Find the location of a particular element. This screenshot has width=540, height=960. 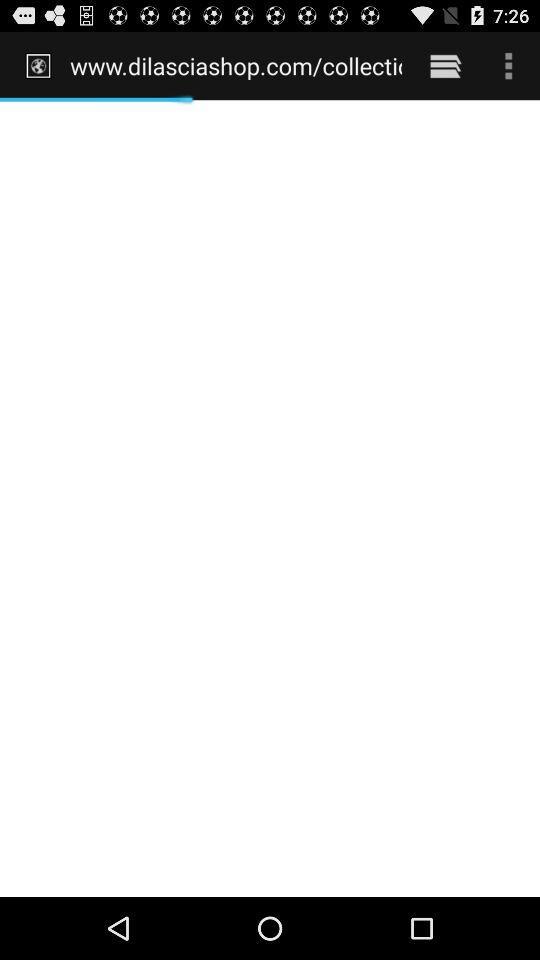

the www dilasciashop com item is located at coordinates (235, 65).